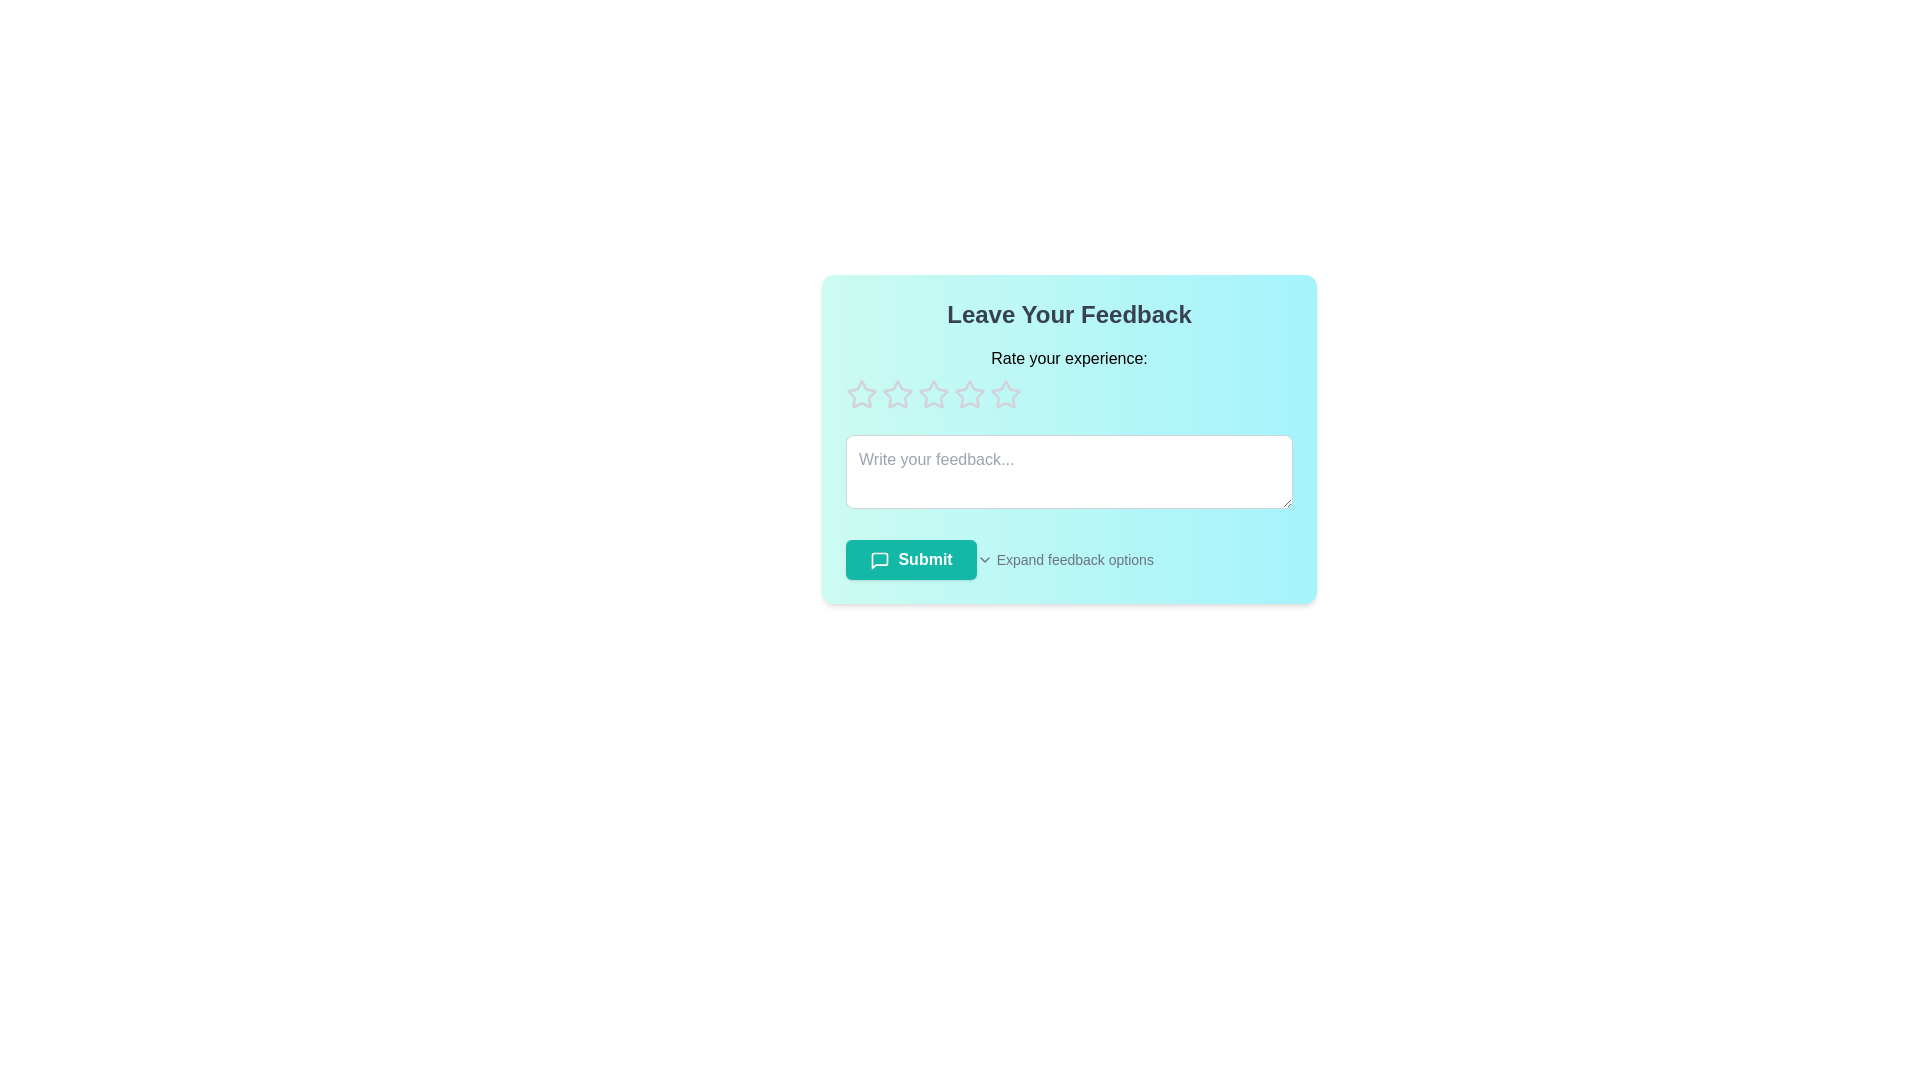 The image size is (1920, 1080). I want to click on the label that prompts users to provide a rating of their experience, located below the title 'Leave Your Feedback' and above the star icons in the feedback form, so click(1068, 357).